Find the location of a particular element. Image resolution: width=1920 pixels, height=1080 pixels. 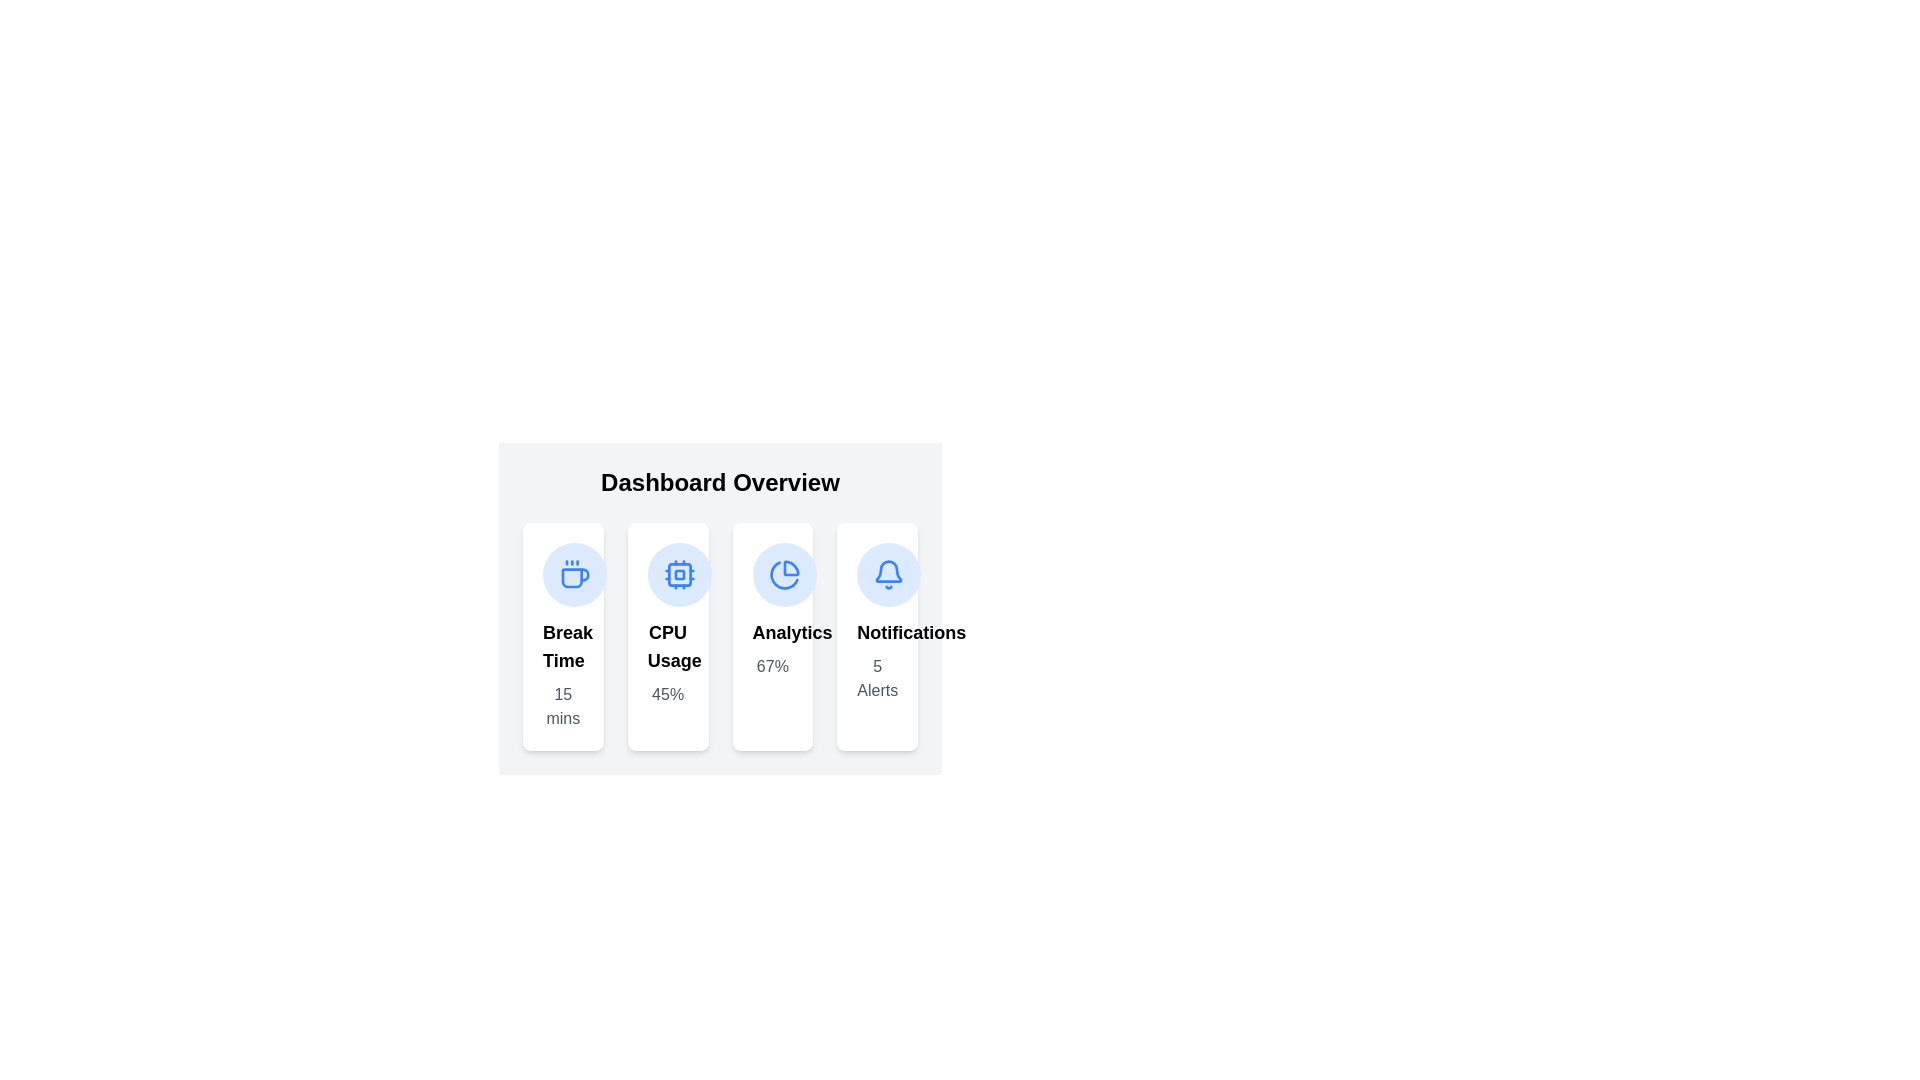

the 'CPU Usage' icon, the second icon from the left in the 'Dashboard Overview' panel, which features a blue circular background above the title 'CPU Usage' is located at coordinates (679, 574).